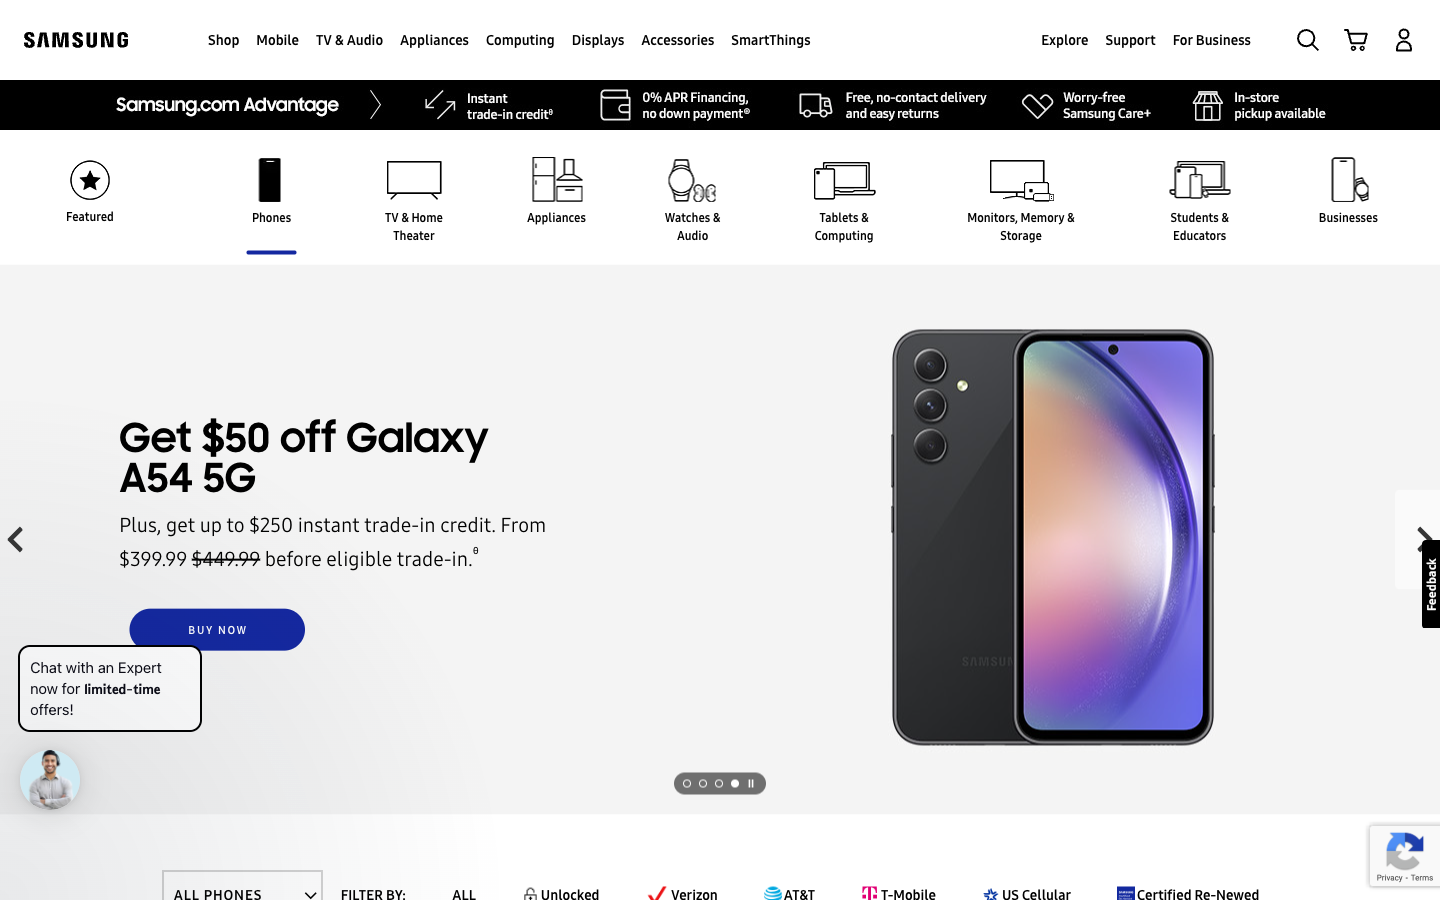 Image resolution: width=1440 pixels, height=900 pixels. Describe the element at coordinates (749, 782) in the screenshot. I see `the subsequent visual presentation` at that location.